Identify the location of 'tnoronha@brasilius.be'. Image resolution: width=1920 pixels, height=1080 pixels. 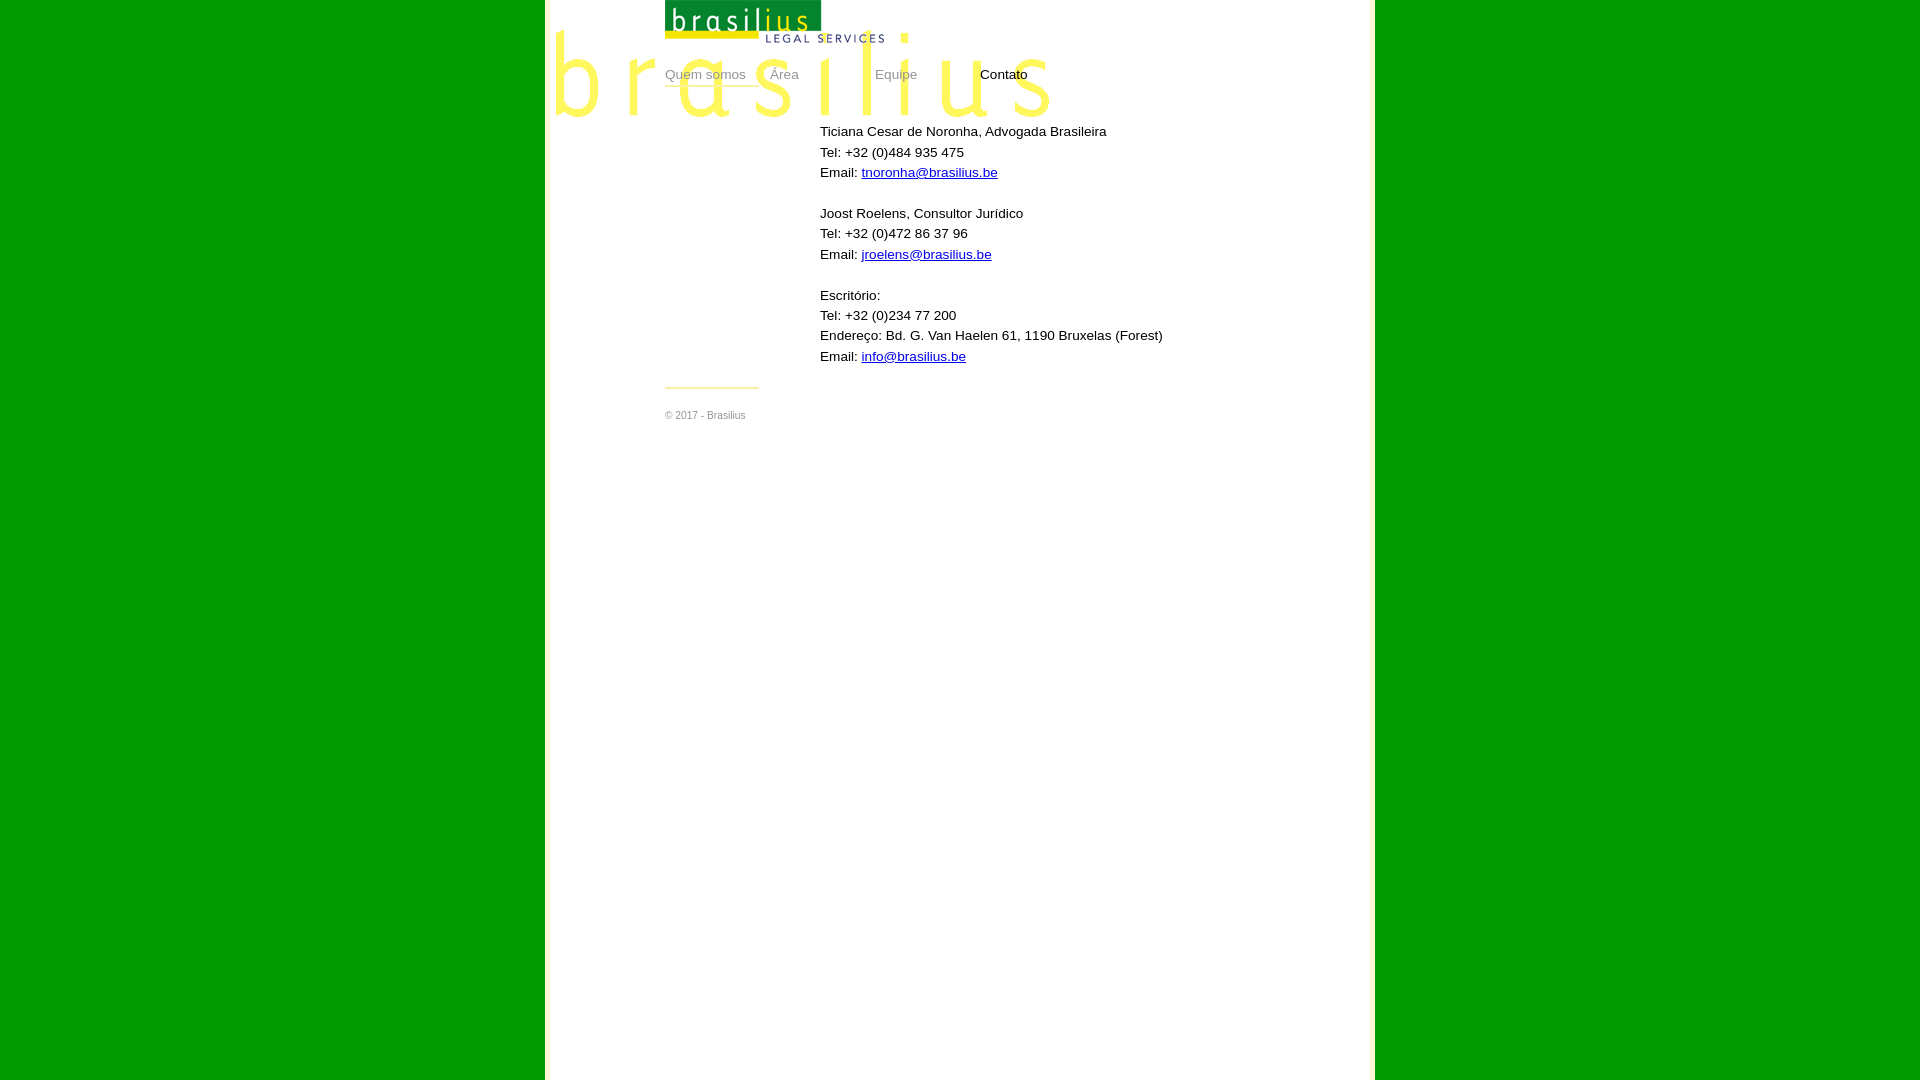
(929, 171).